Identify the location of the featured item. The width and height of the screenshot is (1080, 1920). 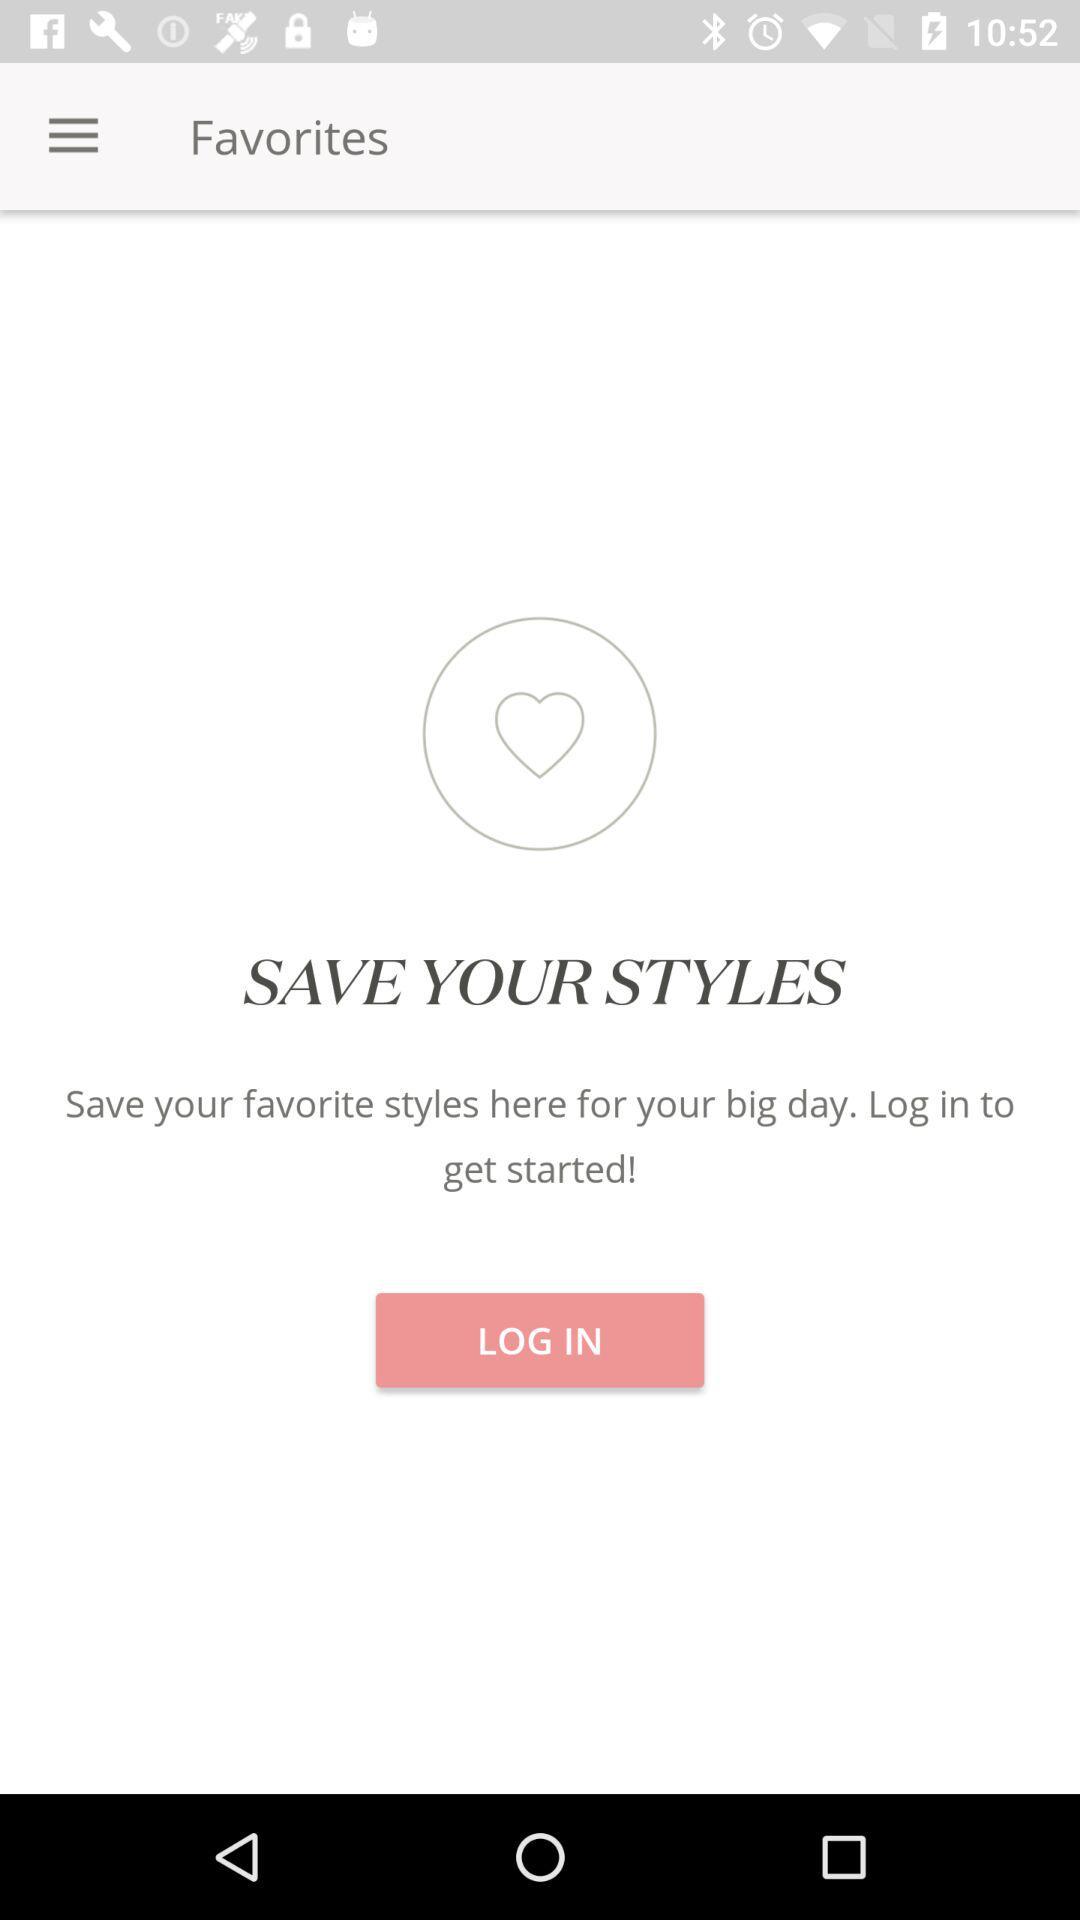
(540, 279).